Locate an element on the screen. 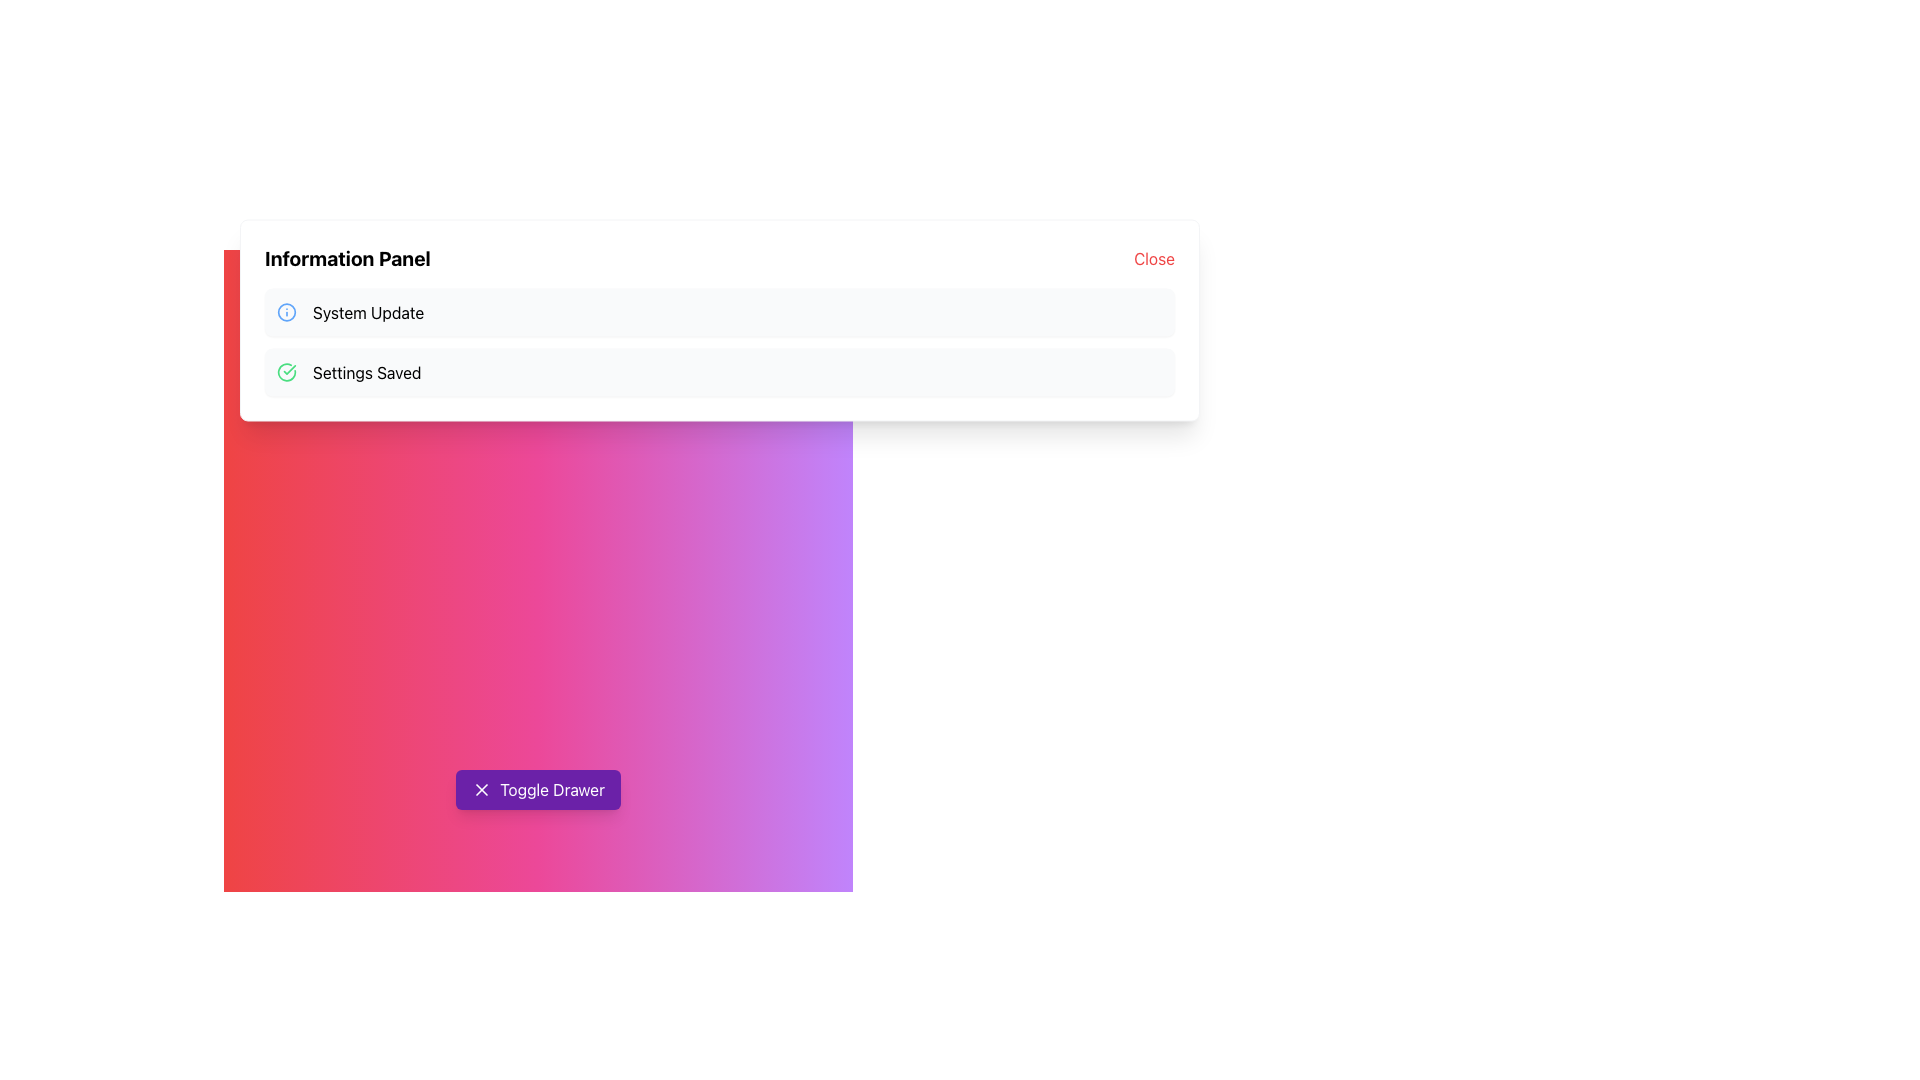  the Notification Banner that indicates settings have been successfully saved, located below the 'System Update' notification in a vertical list is located at coordinates (720, 372).